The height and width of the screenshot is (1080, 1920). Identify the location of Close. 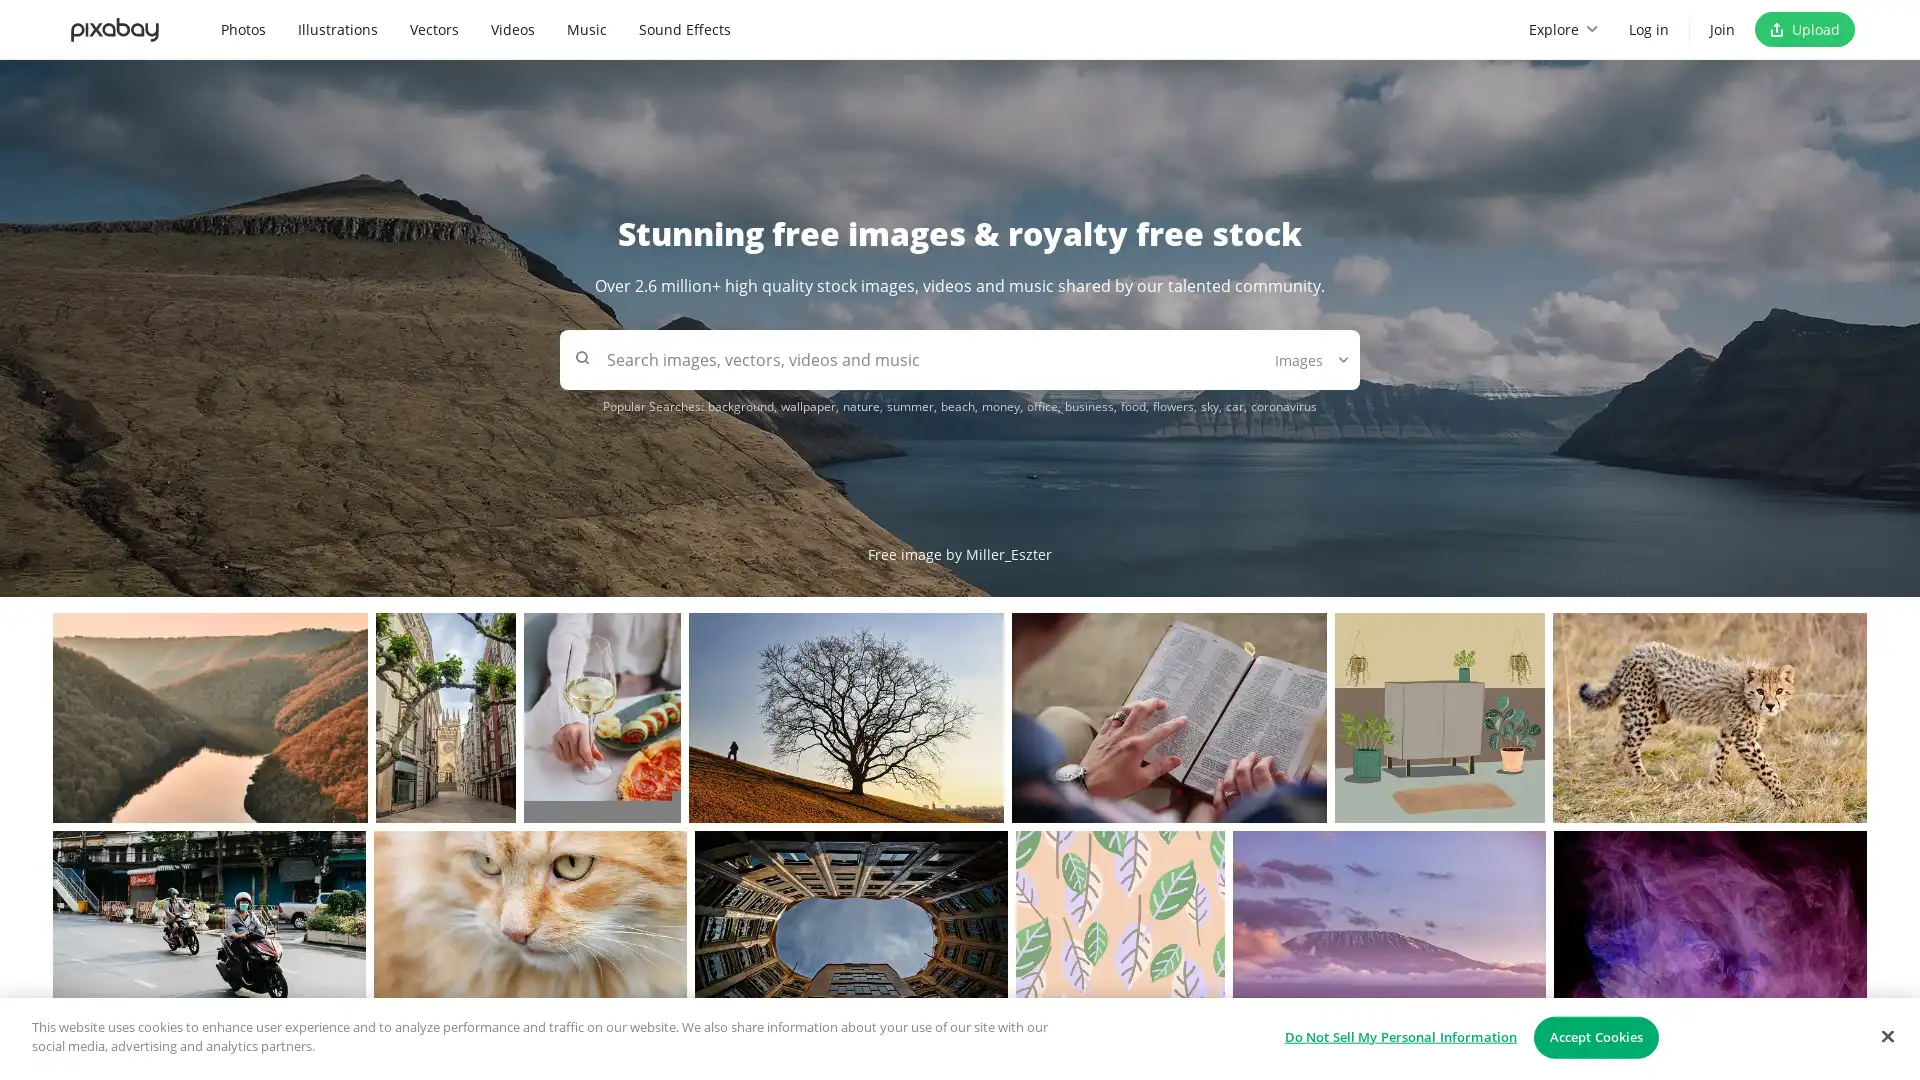
(1886, 1035).